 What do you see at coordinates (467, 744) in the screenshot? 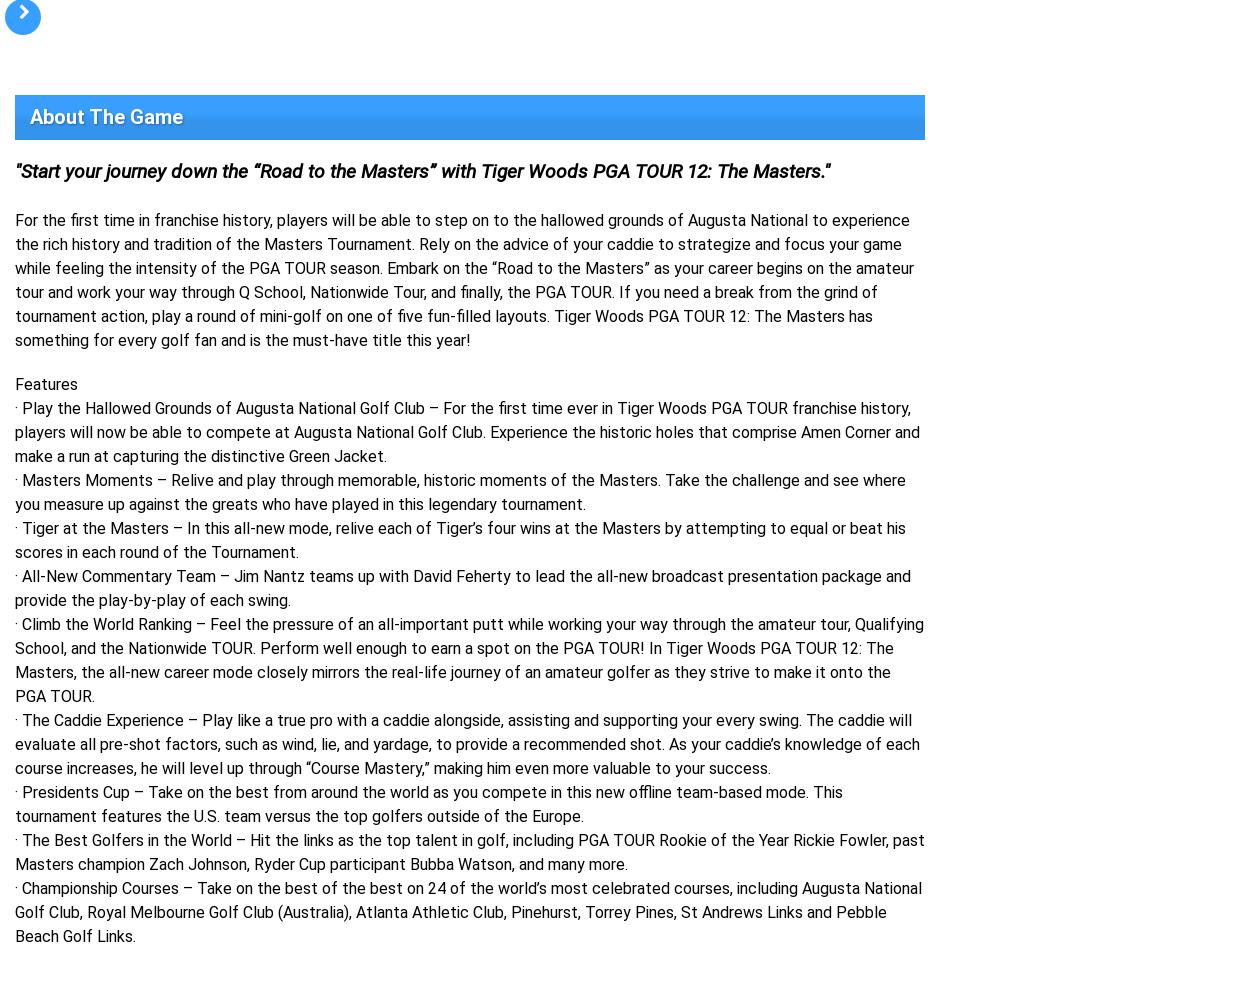
I see `'· The Caddie Experience – Play like a true pro with a caddie alongside, assisting and supporting your every swing. The caddie will evaluate all pre-shot factors, such as wind, lie, and yardage, to provide a recommended shot. As your caddie’s knowledge of each course increases, he will level up through “Course Mastery,” making him even more valuable to your success.'` at bounding box center [467, 744].